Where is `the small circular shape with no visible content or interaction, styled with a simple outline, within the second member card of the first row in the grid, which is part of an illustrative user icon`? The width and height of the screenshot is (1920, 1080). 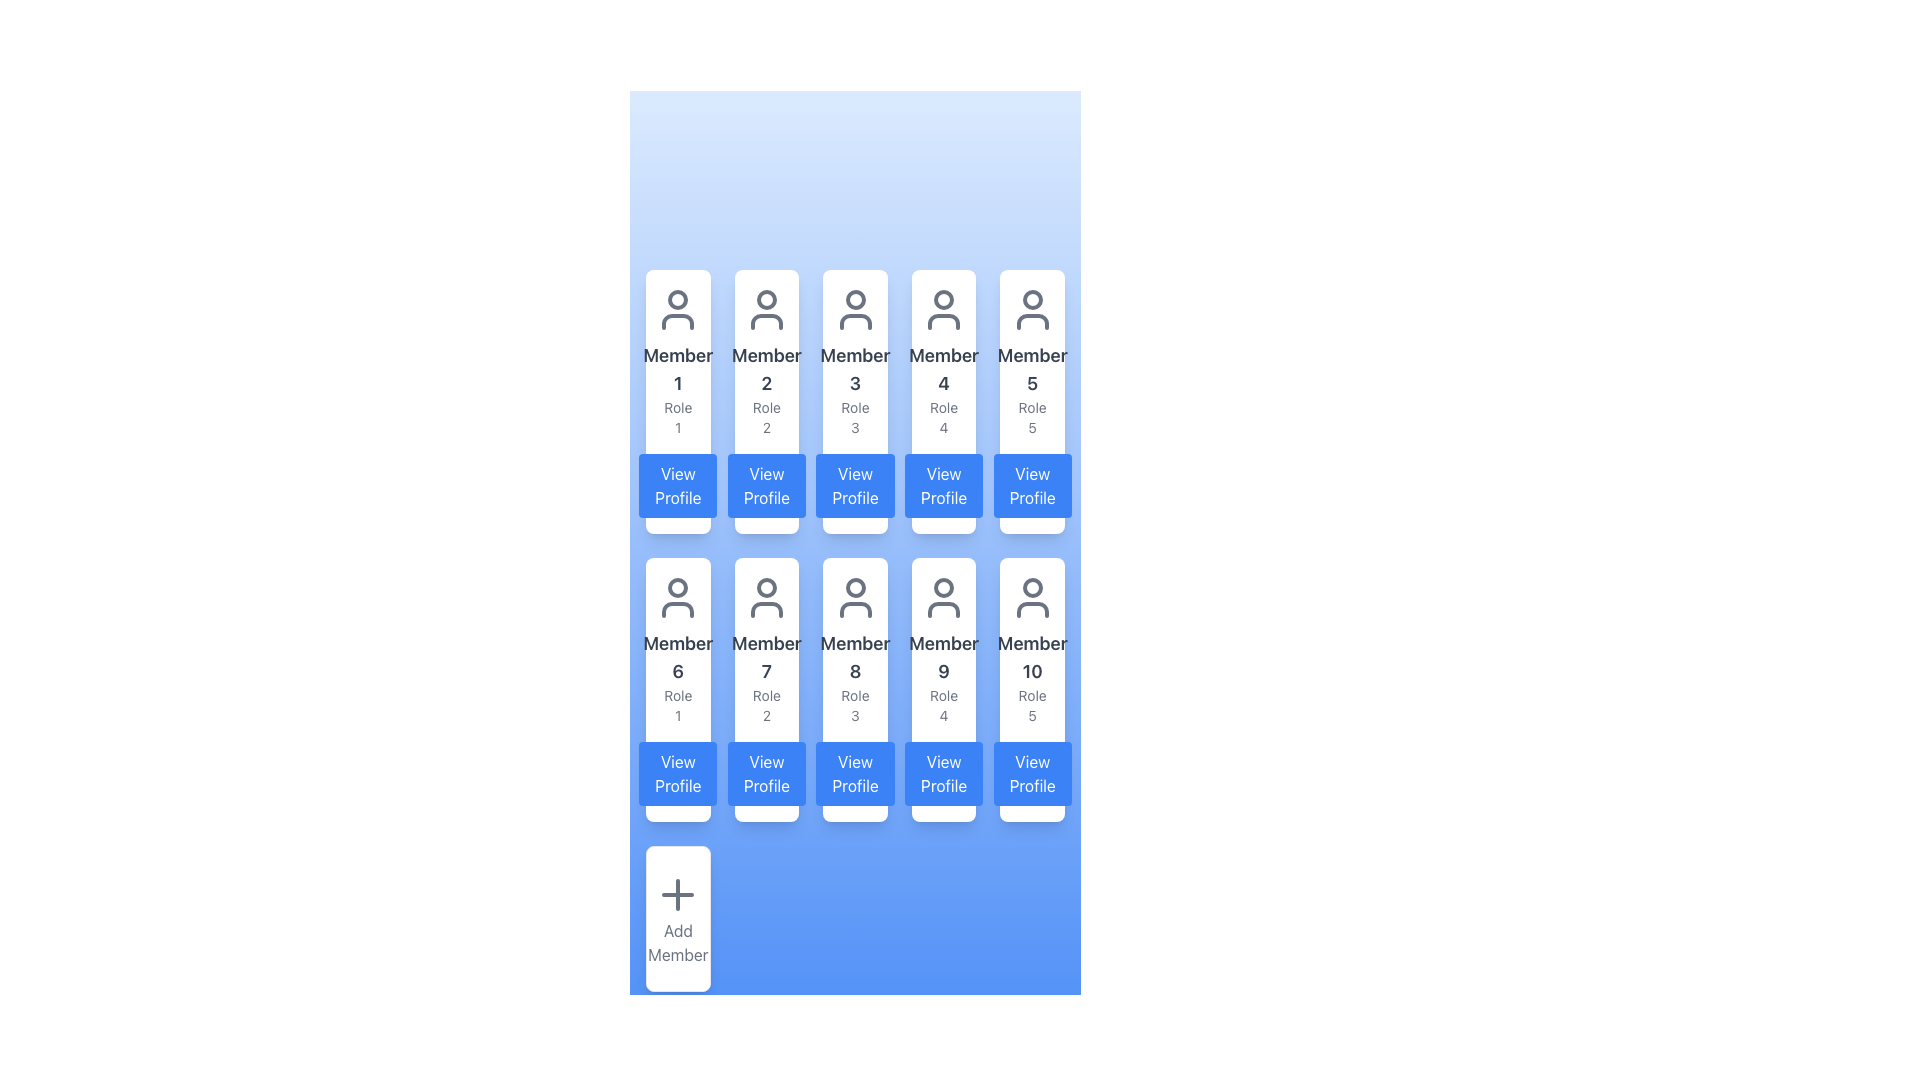 the small circular shape with no visible content or interaction, styled with a simple outline, within the second member card of the first row in the grid, which is part of an illustrative user icon is located at coordinates (765, 300).